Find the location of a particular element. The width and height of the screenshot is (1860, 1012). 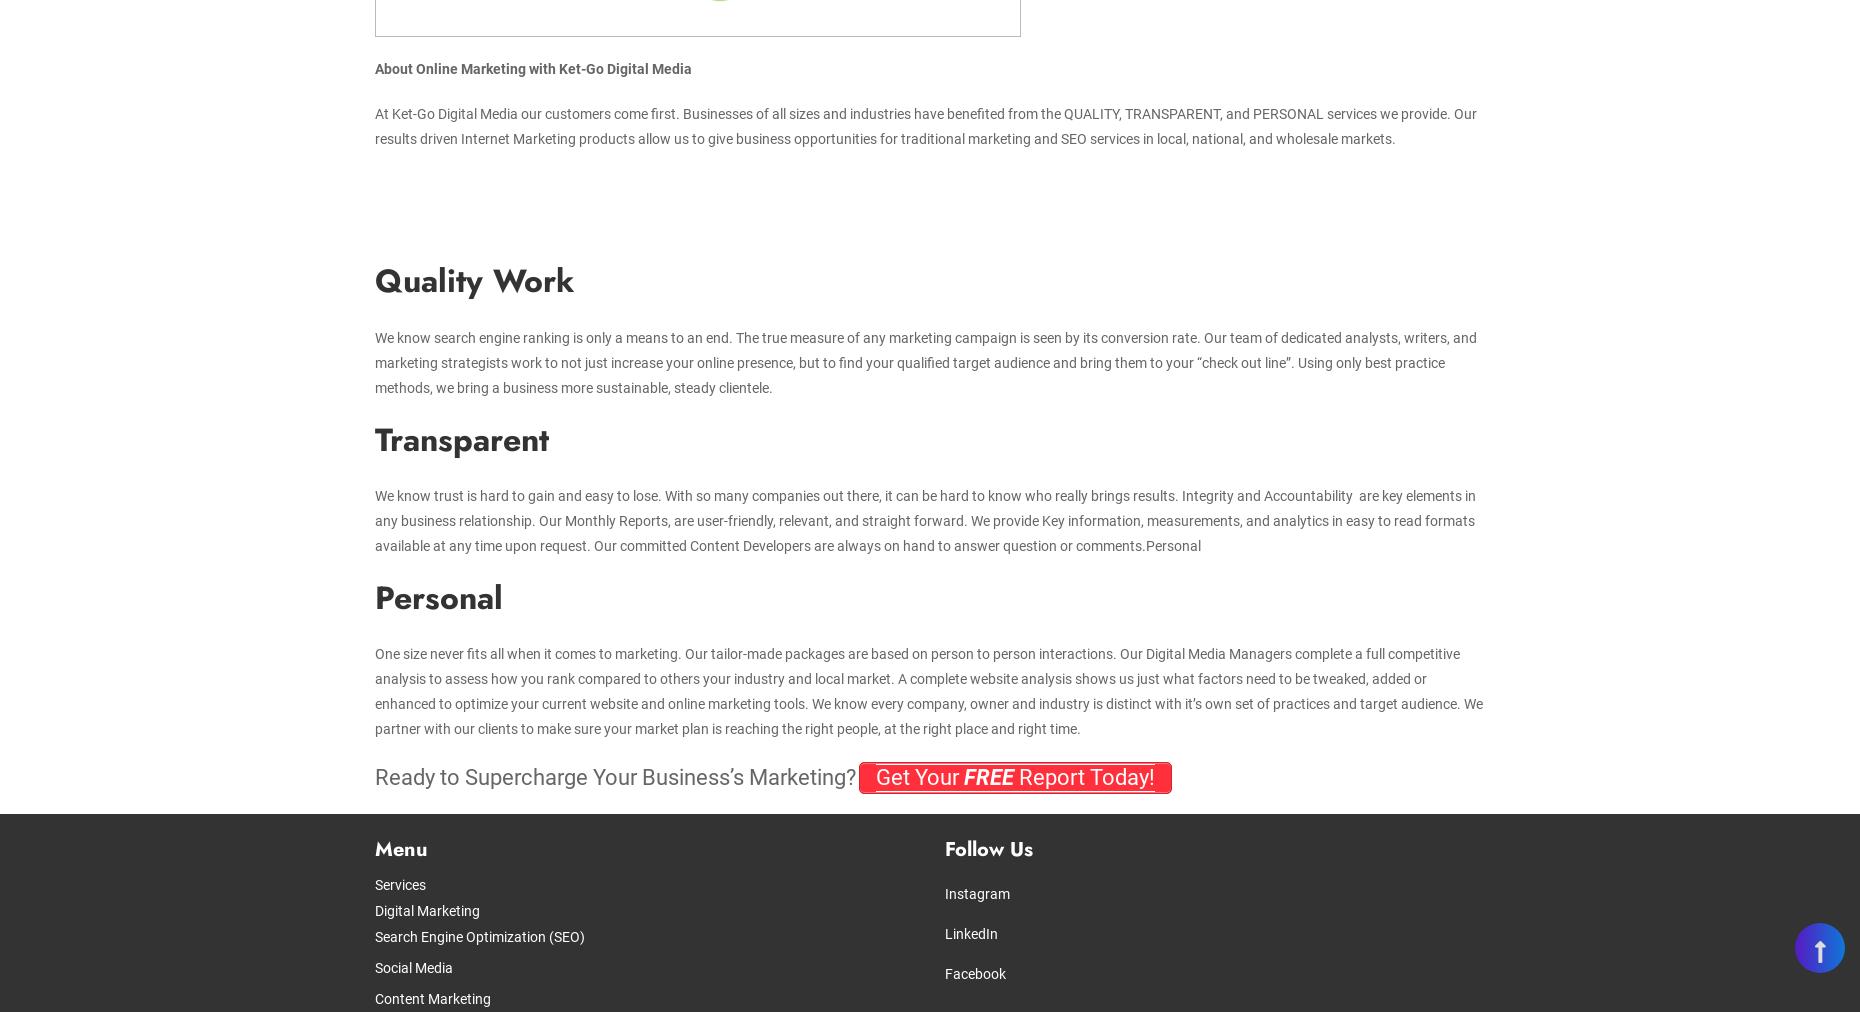

'Quality Work' is located at coordinates (373, 280).